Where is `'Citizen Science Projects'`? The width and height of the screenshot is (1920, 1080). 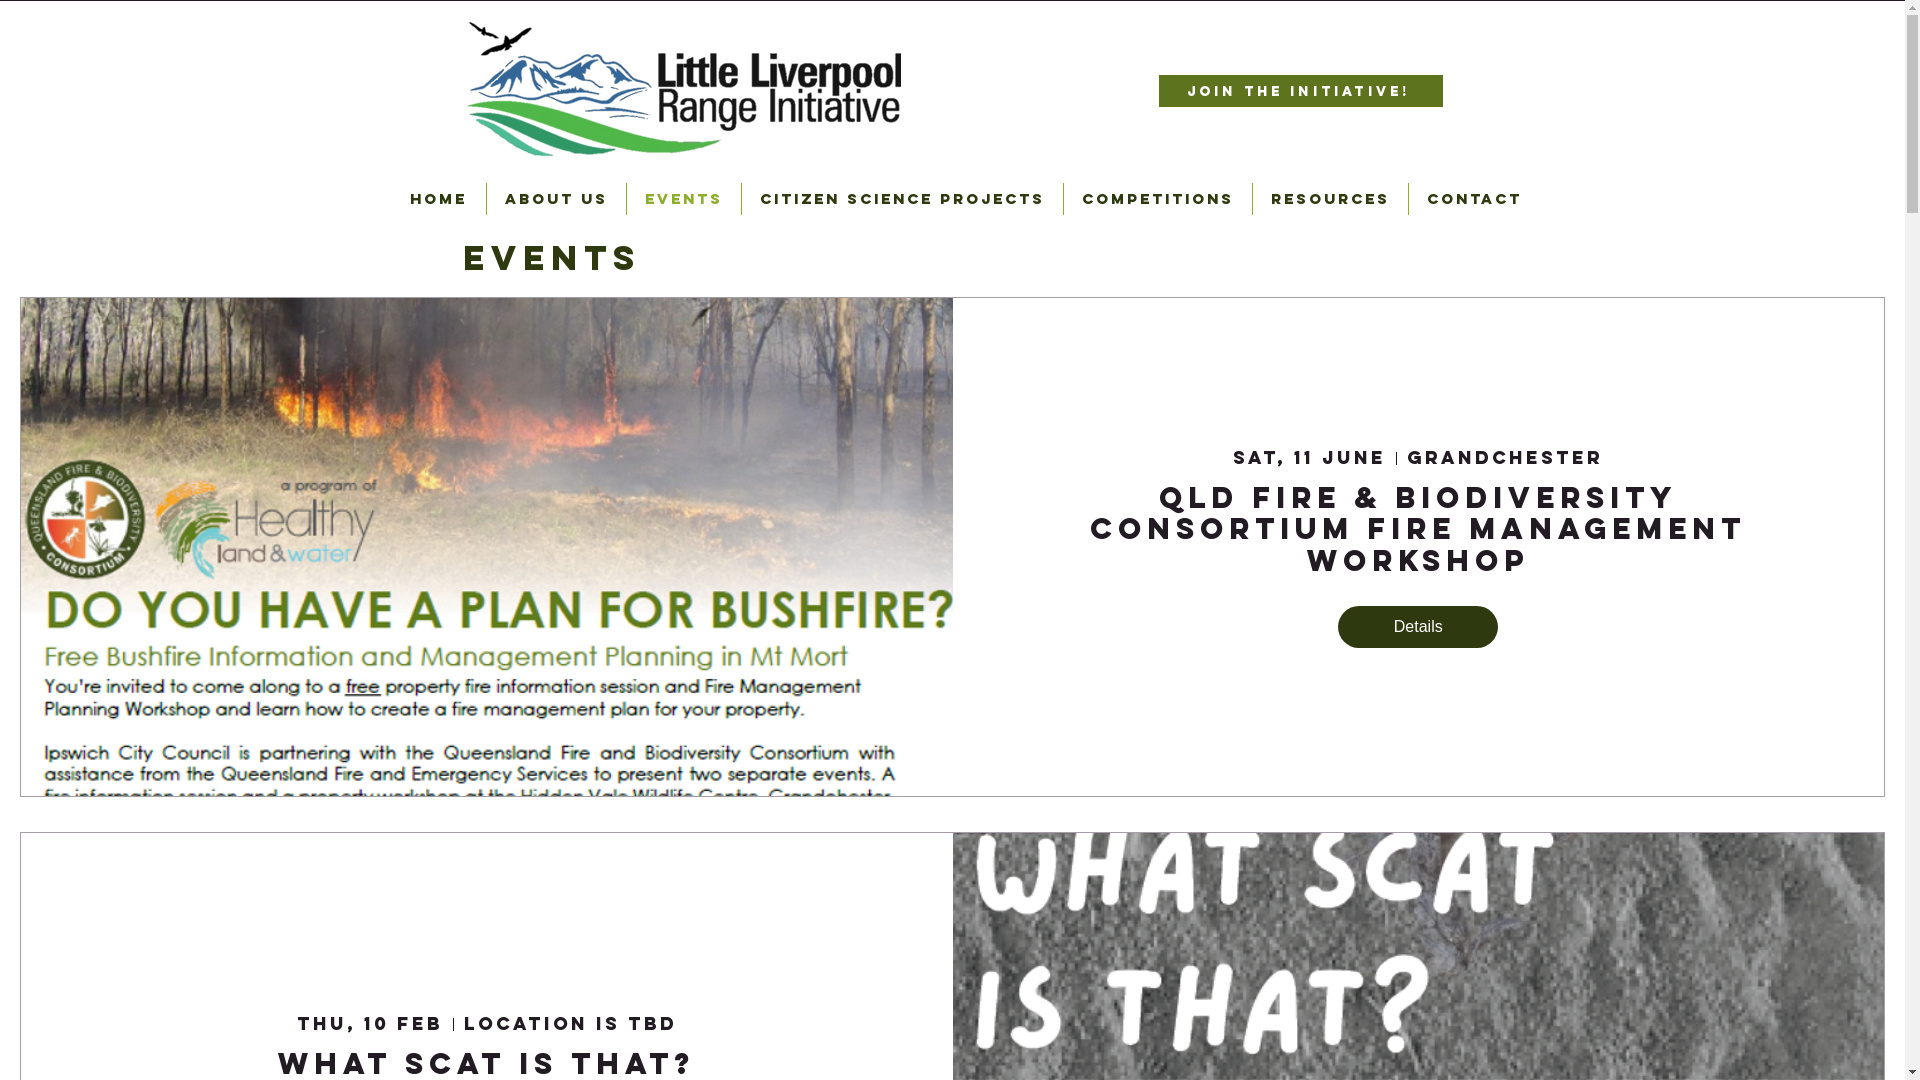 'Citizen Science Projects' is located at coordinates (901, 199).